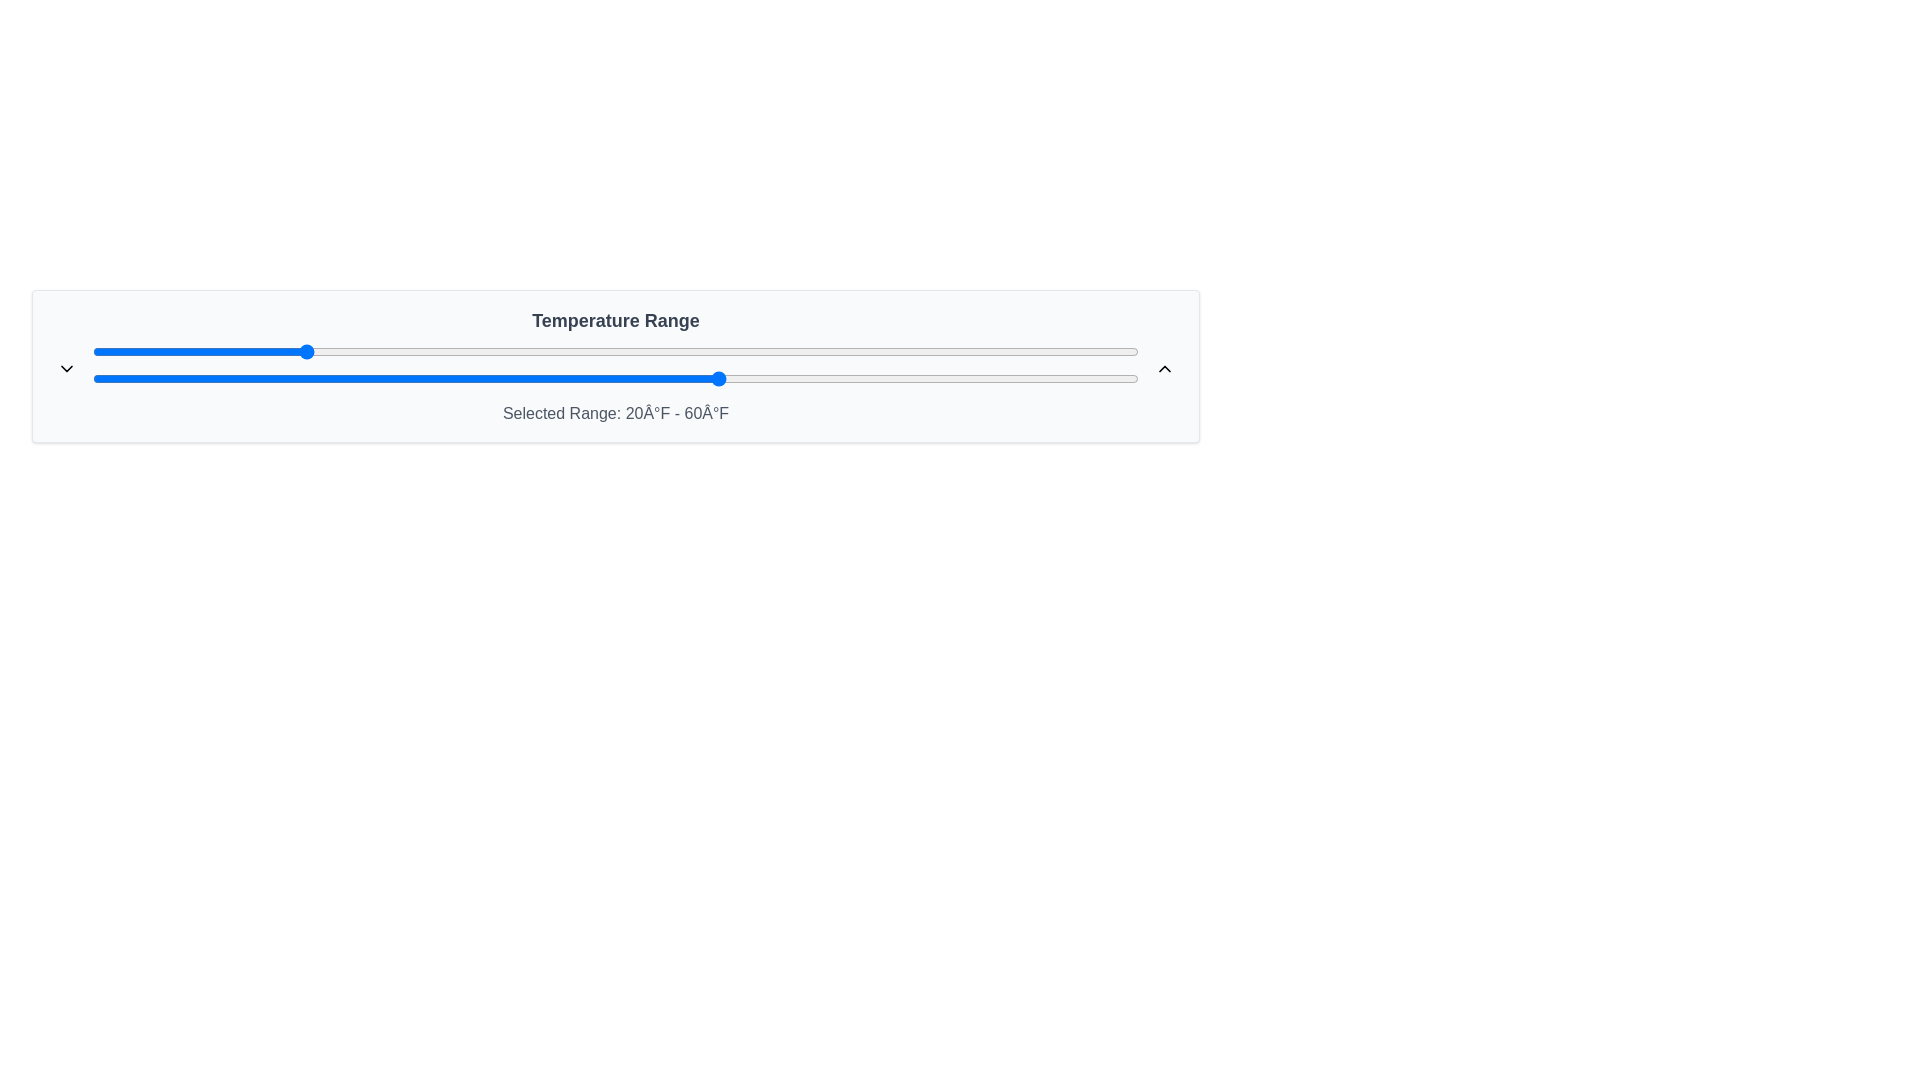  What do you see at coordinates (992, 378) in the screenshot?
I see `the slider` at bounding box center [992, 378].